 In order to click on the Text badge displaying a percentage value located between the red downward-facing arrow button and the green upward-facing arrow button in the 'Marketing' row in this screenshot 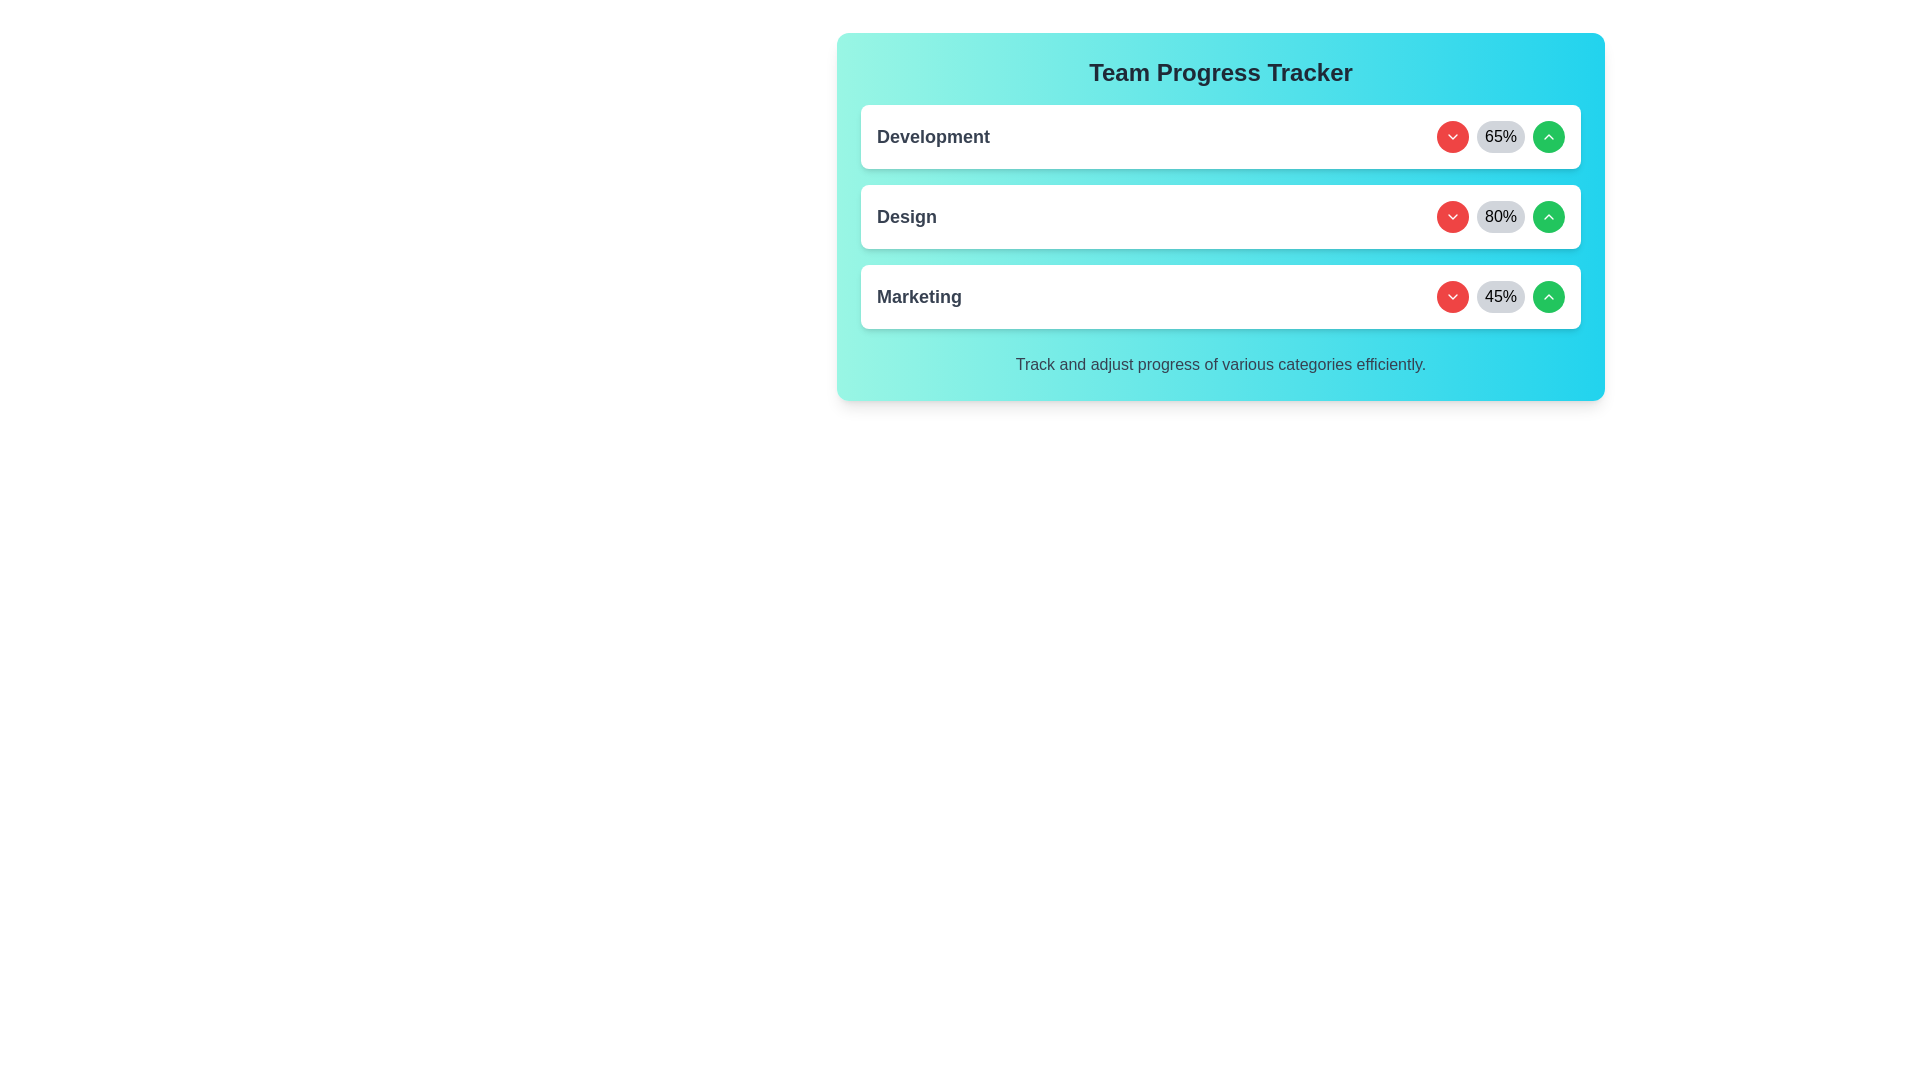, I will do `click(1501, 297)`.